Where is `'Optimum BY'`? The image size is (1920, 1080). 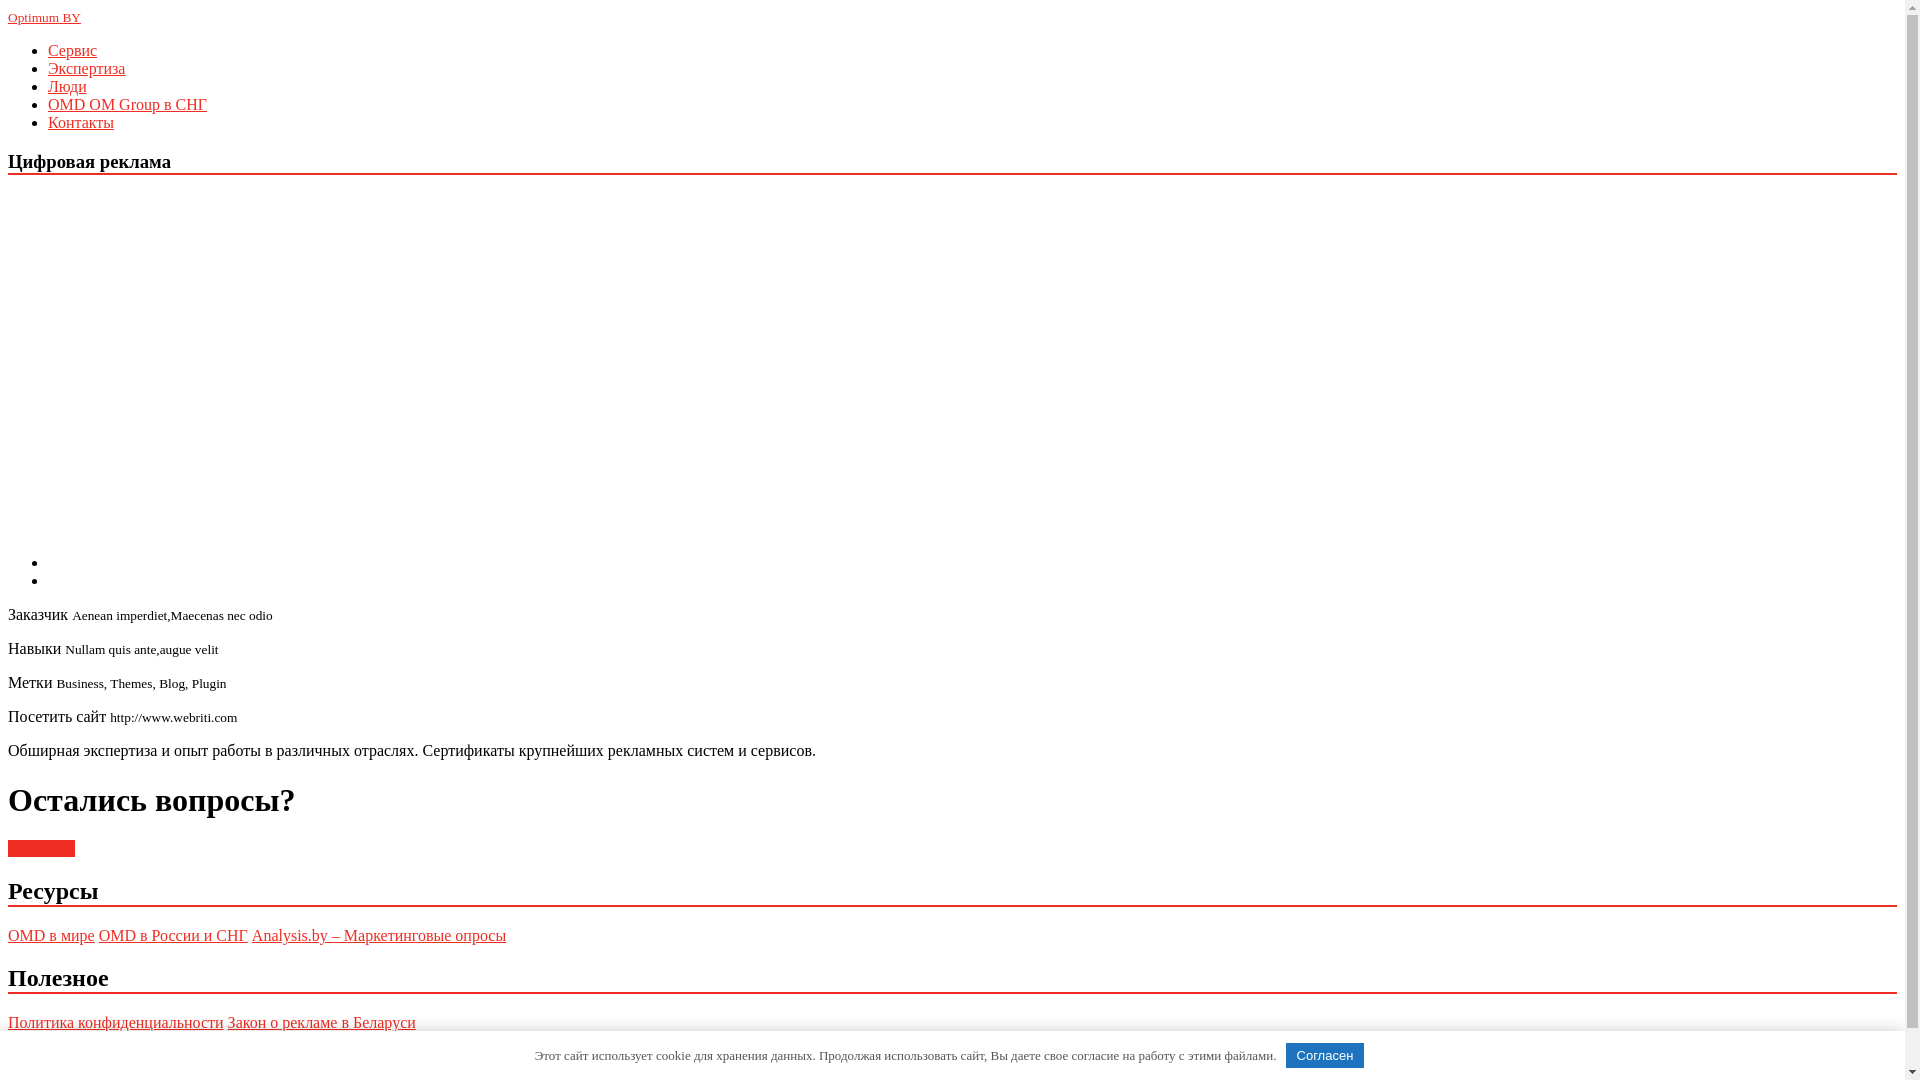
'Optimum BY' is located at coordinates (44, 16).